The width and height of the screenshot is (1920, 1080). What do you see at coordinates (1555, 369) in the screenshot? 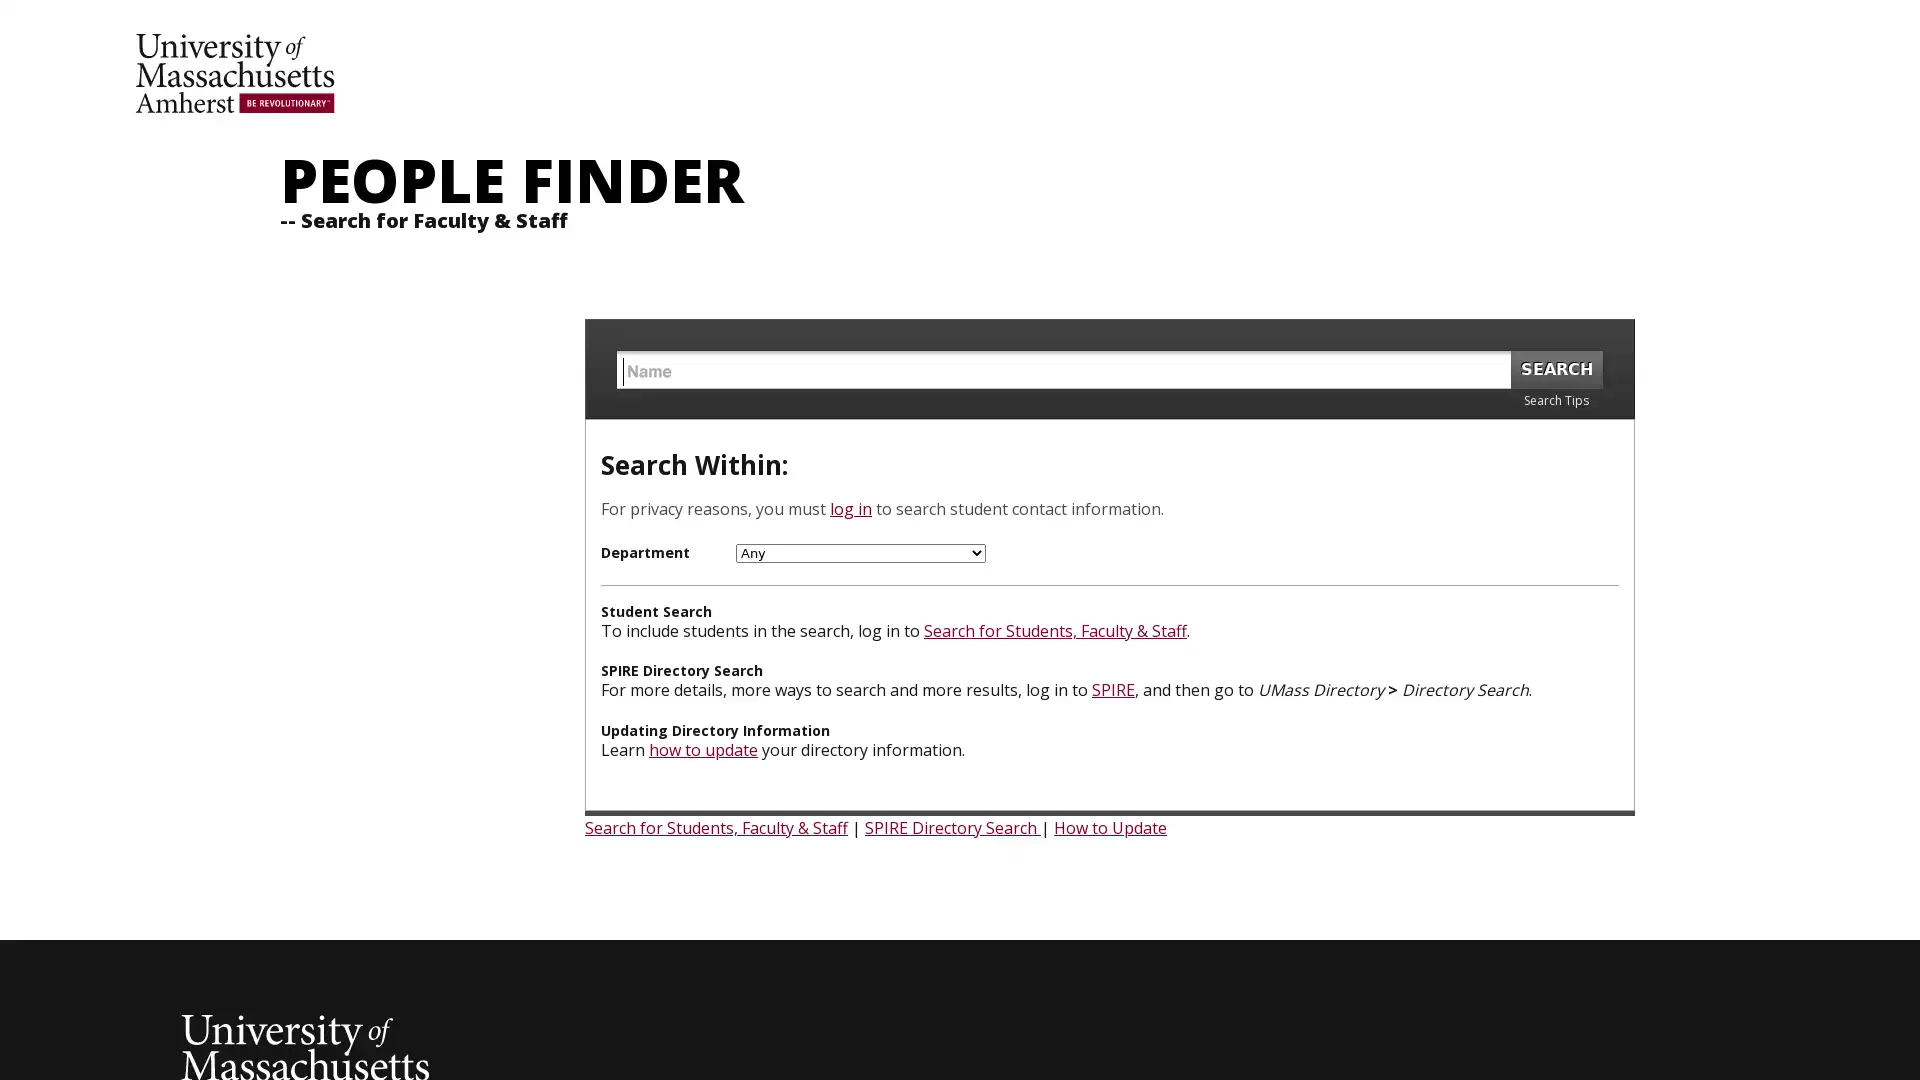
I see `SEARCH` at bounding box center [1555, 369].